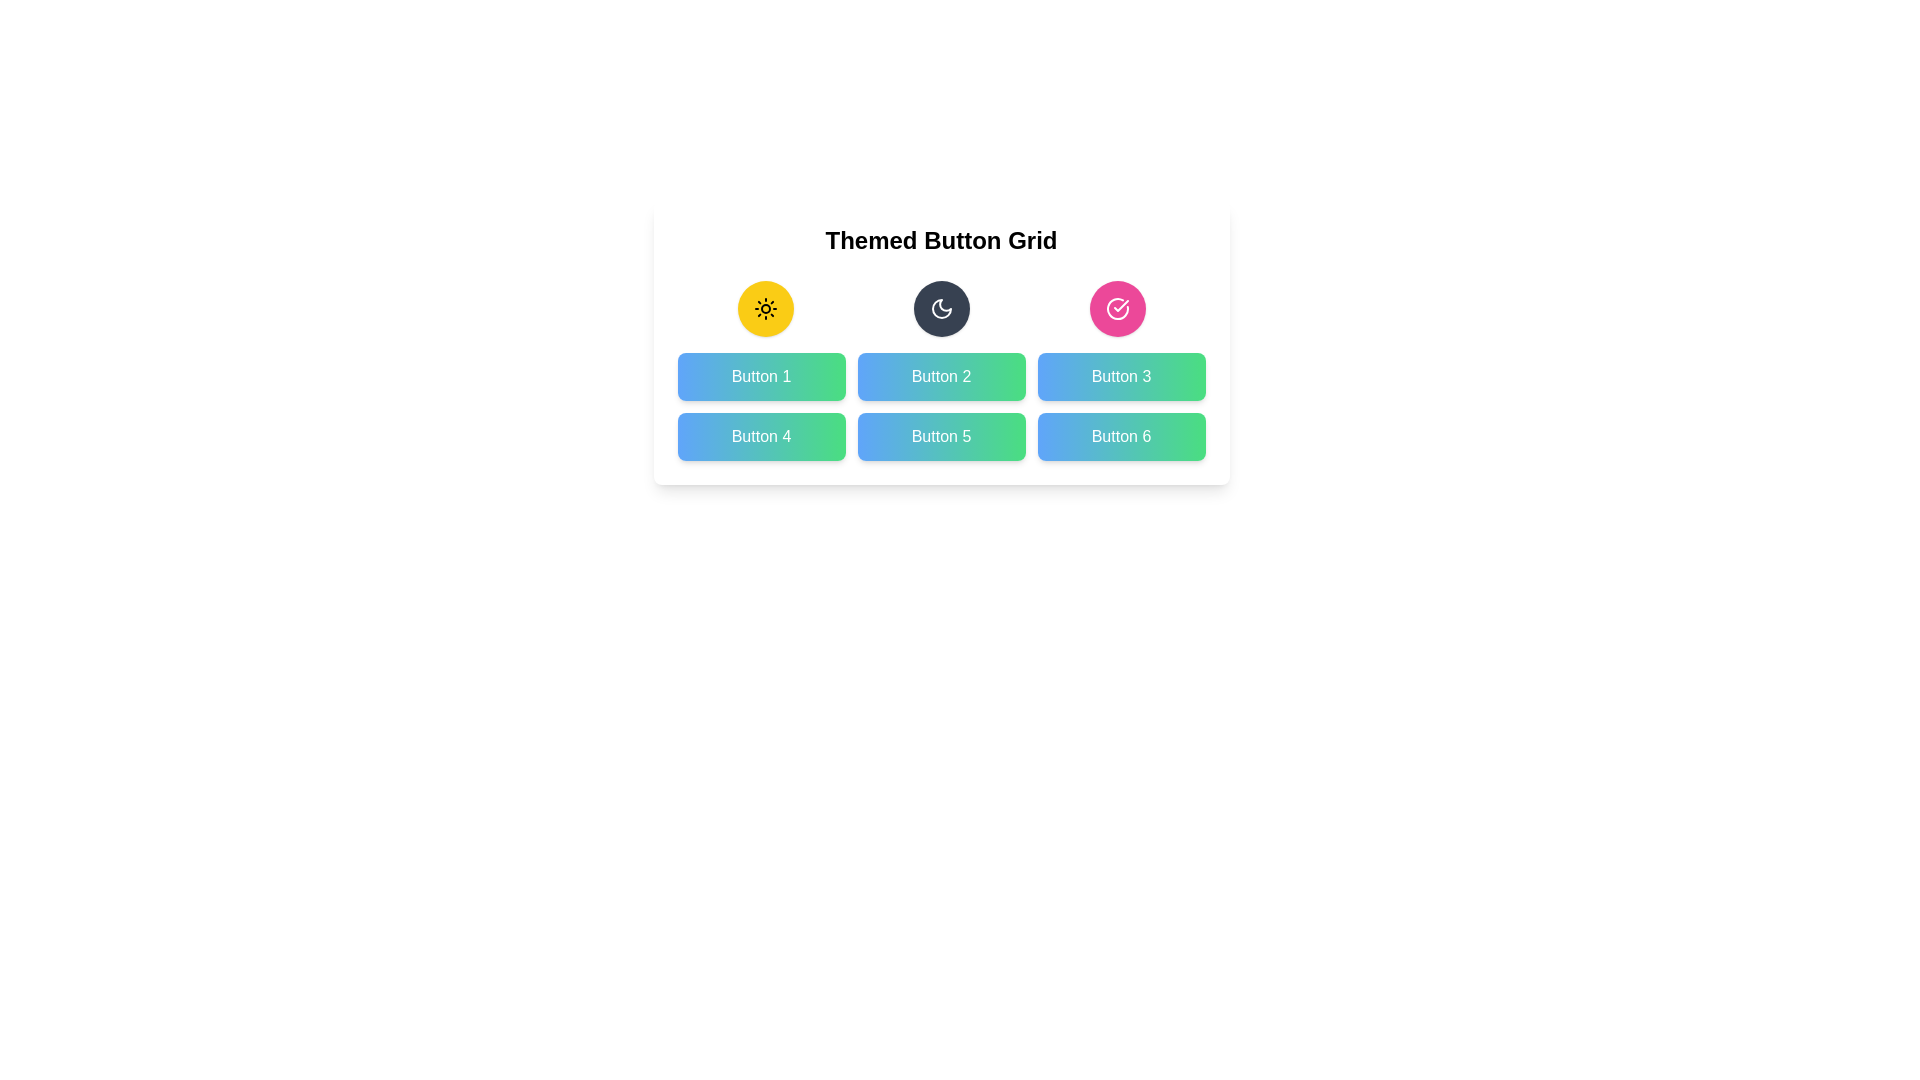 Image resolution: width=1920 pixels, height=1080 pixels. Describe the element at coordinates (940, 435) in the screenshot. I see `the interactive button located in the grid layout, which is the second button in the second row, positioned between 'Button 4' and 'Button 6'` at that location.